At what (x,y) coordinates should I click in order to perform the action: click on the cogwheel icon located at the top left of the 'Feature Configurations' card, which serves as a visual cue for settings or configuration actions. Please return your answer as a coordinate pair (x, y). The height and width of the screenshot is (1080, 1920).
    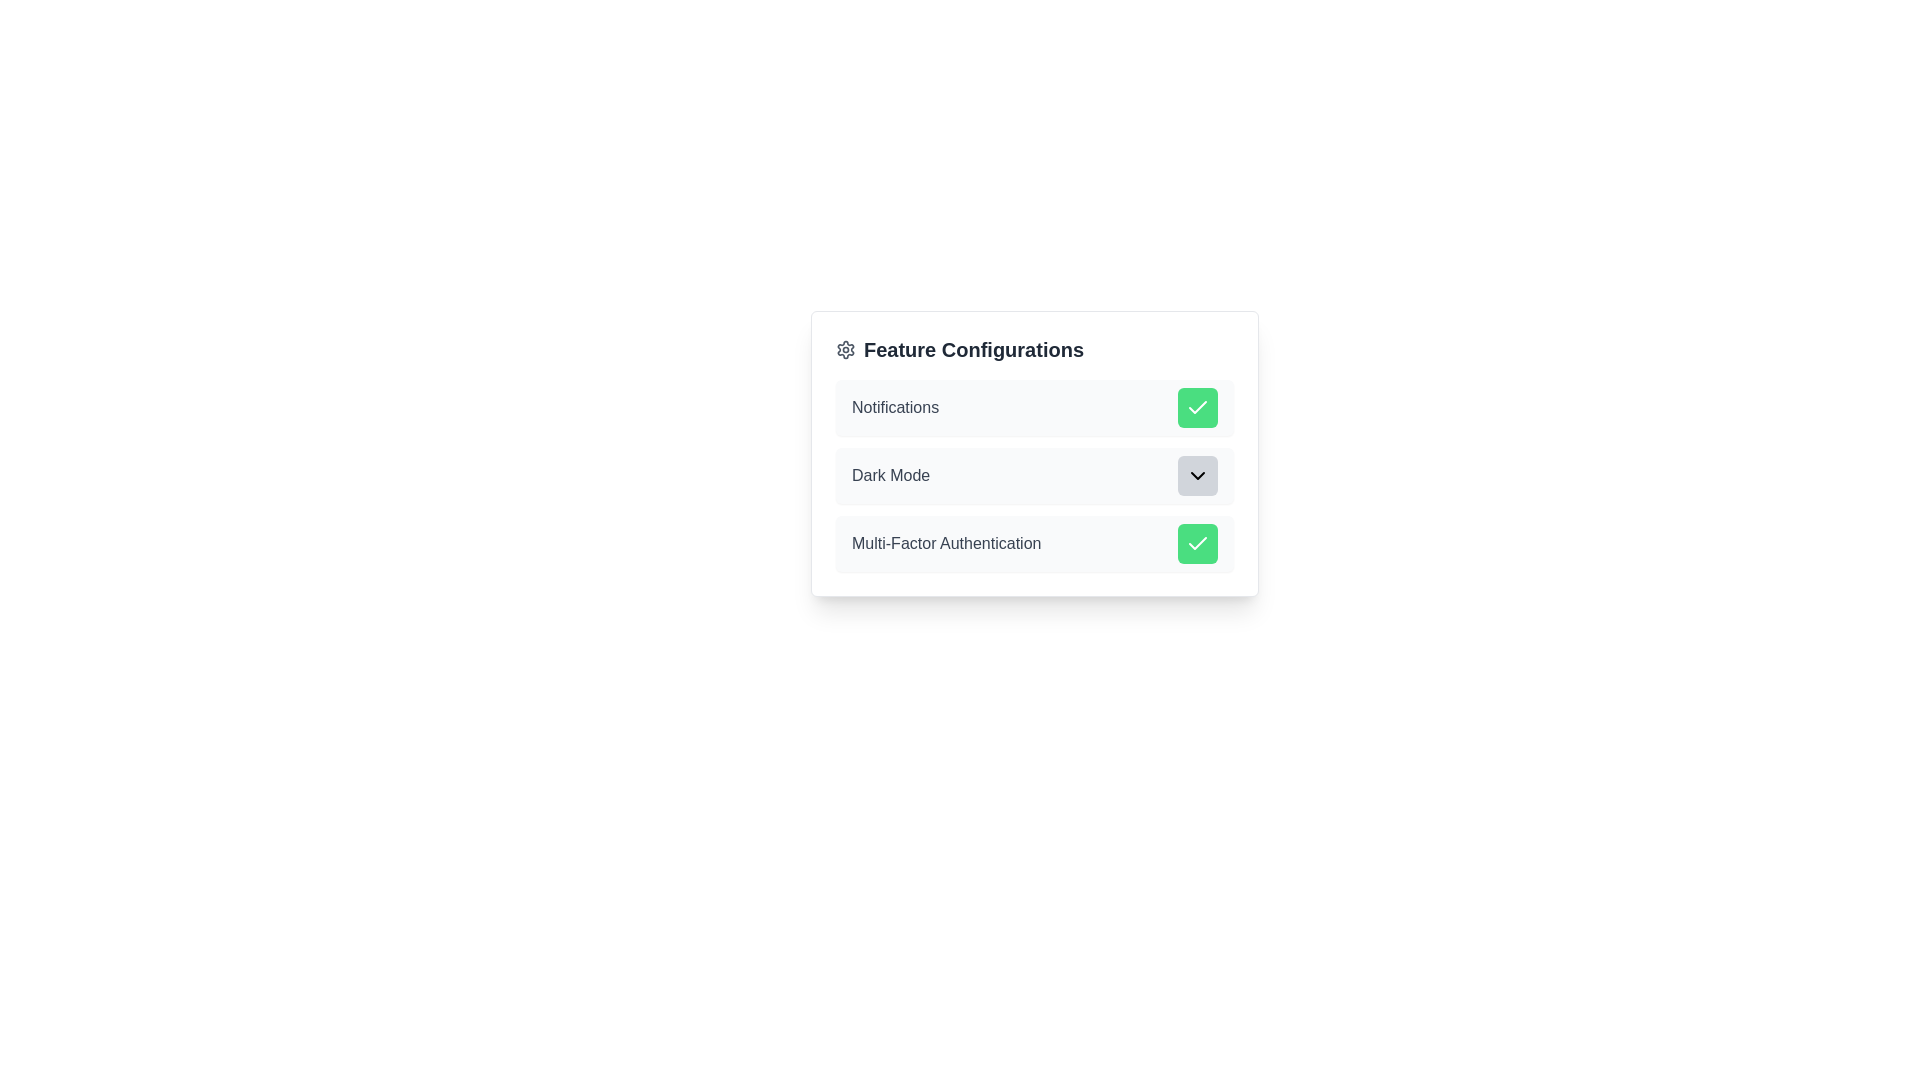
    Looking at the image, I should click on (845, 349).